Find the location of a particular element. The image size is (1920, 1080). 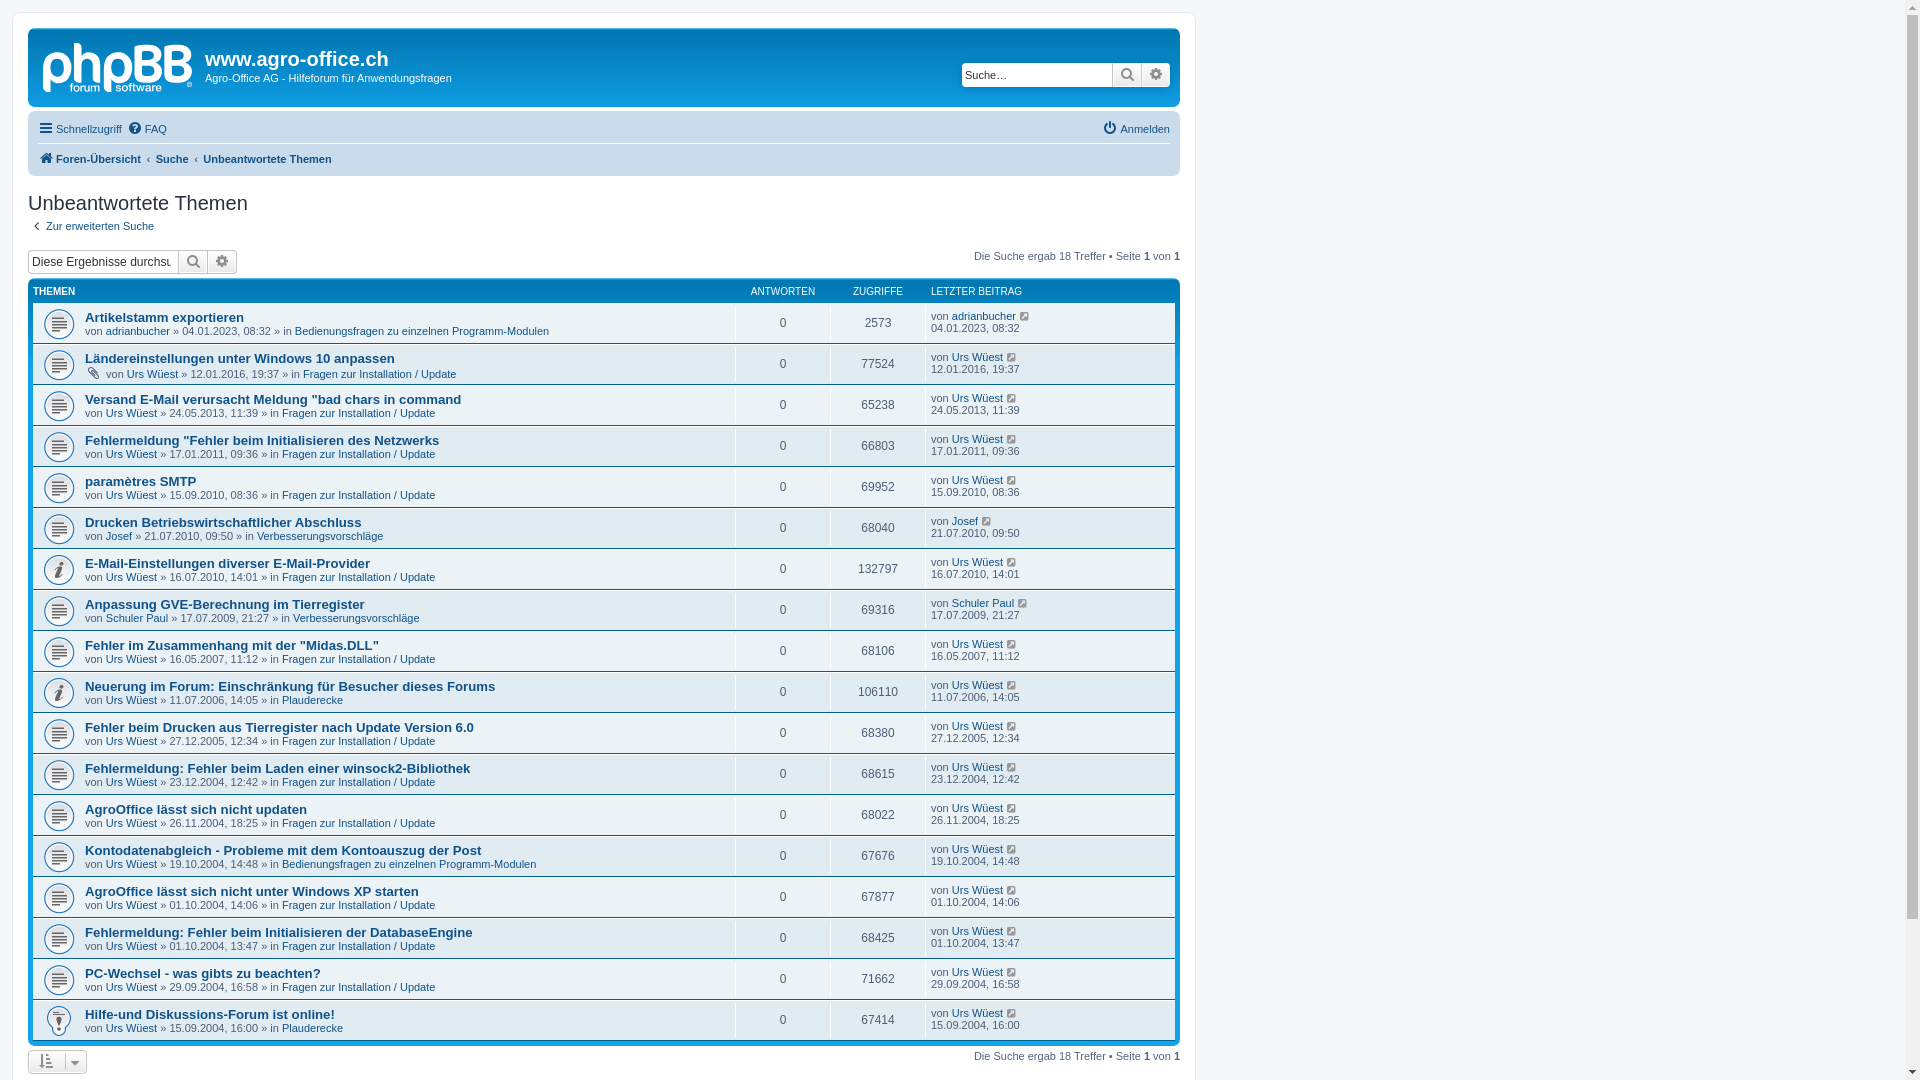

'Schuler Paul' is located at coordinates (136, 616).